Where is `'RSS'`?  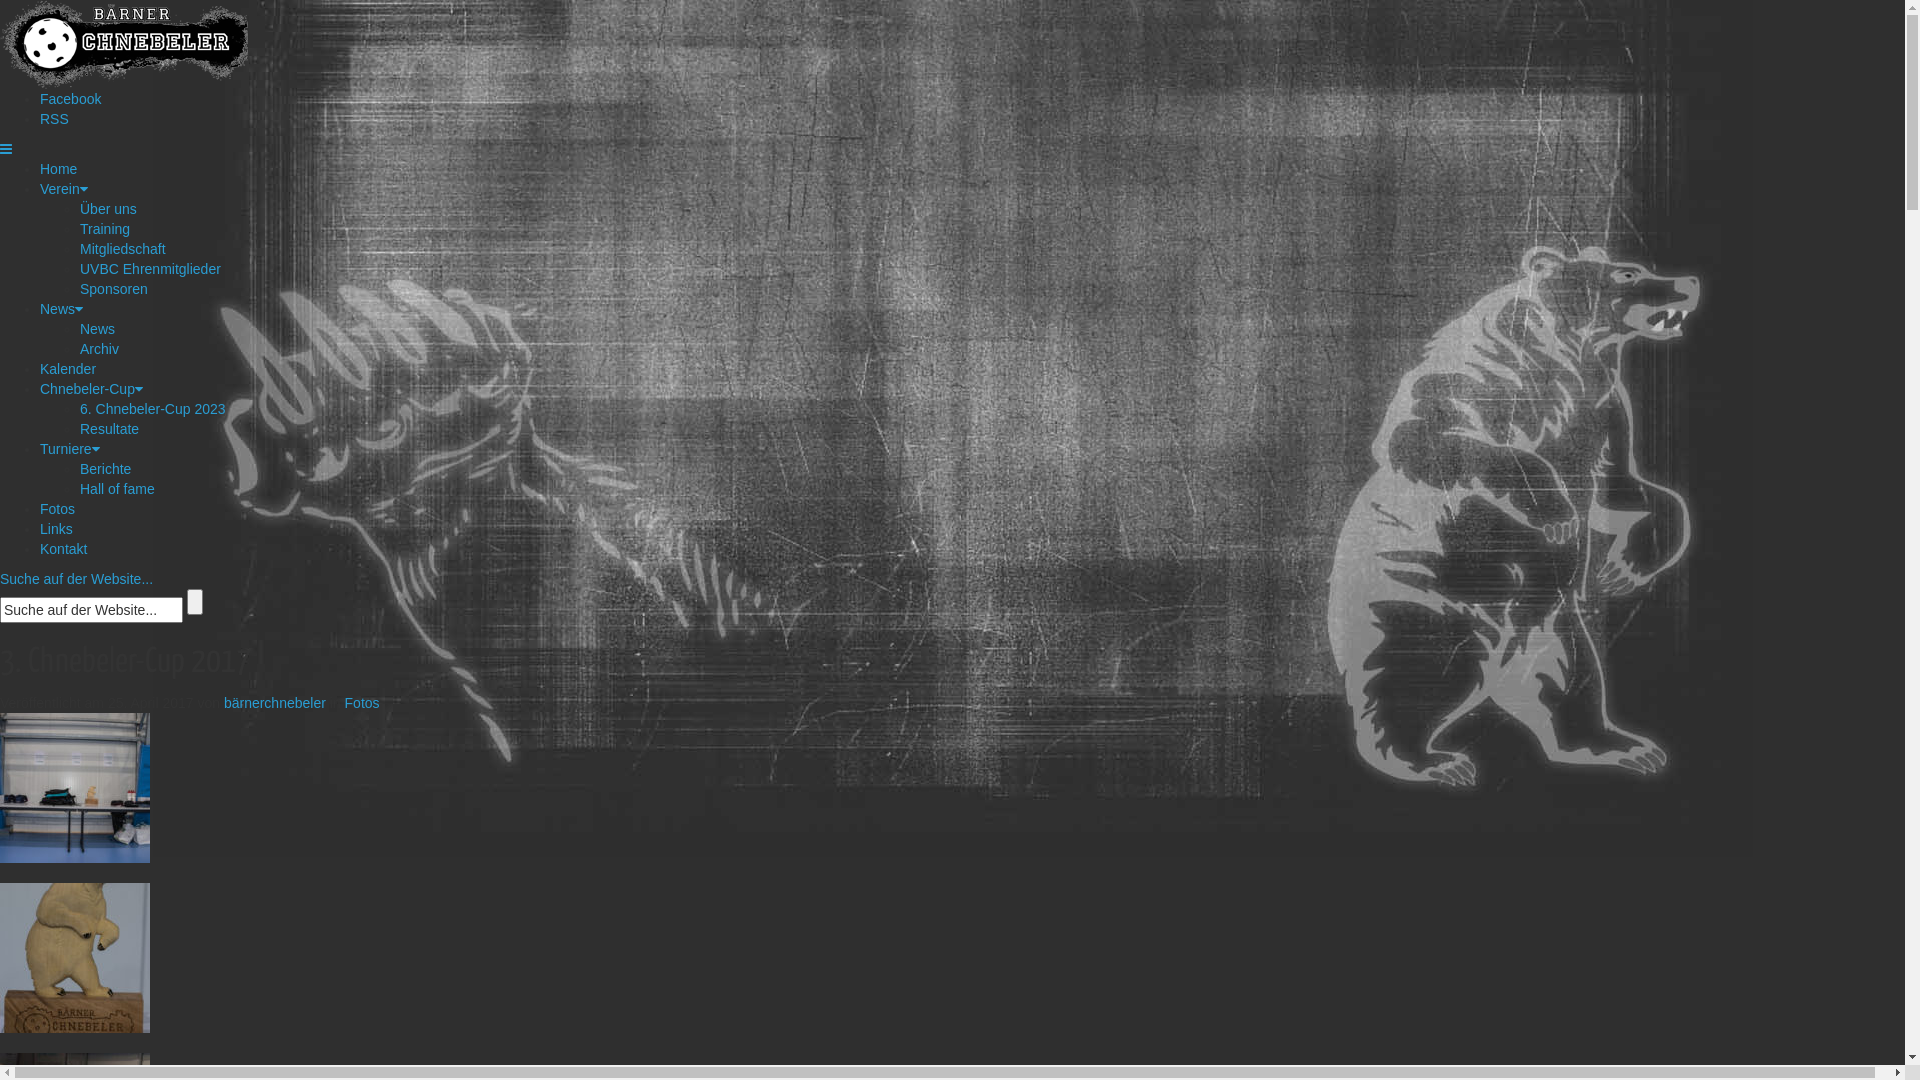
'RSS' is located at coordinates (54, 119).